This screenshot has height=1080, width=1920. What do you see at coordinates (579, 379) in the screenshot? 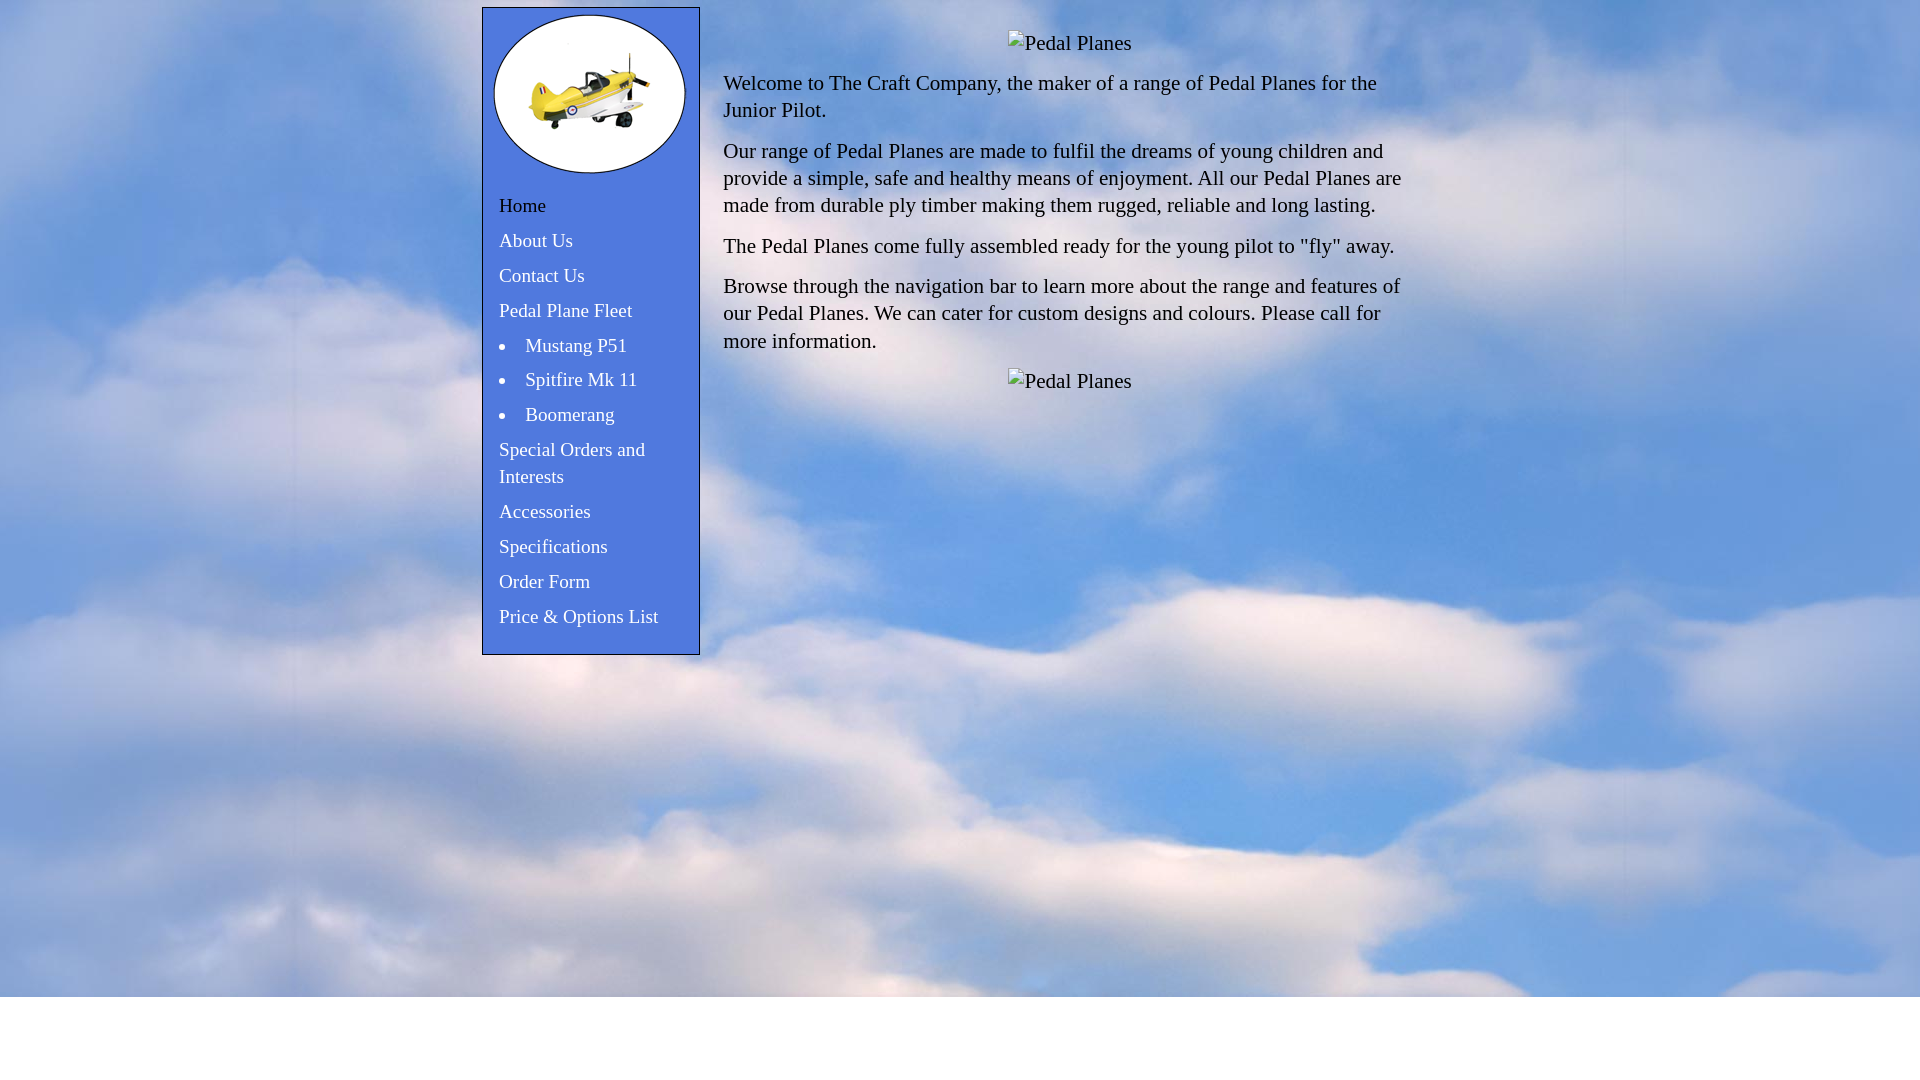
I see `'Spitfire Mk 11'` at bounding box center [579, 379].